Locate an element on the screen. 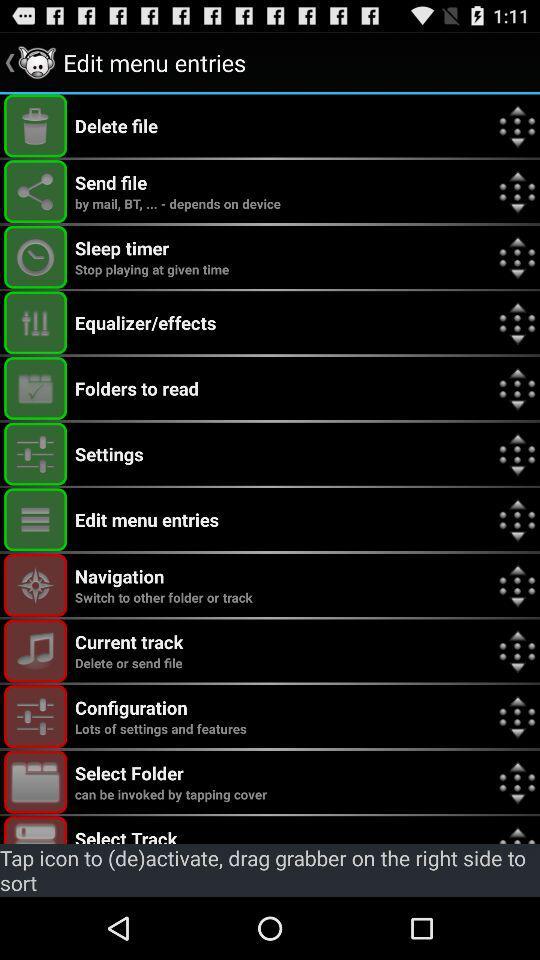 The width and height of the screenshot is (540, 960). tap to invoke select folder is located at coordinates (35, 782).